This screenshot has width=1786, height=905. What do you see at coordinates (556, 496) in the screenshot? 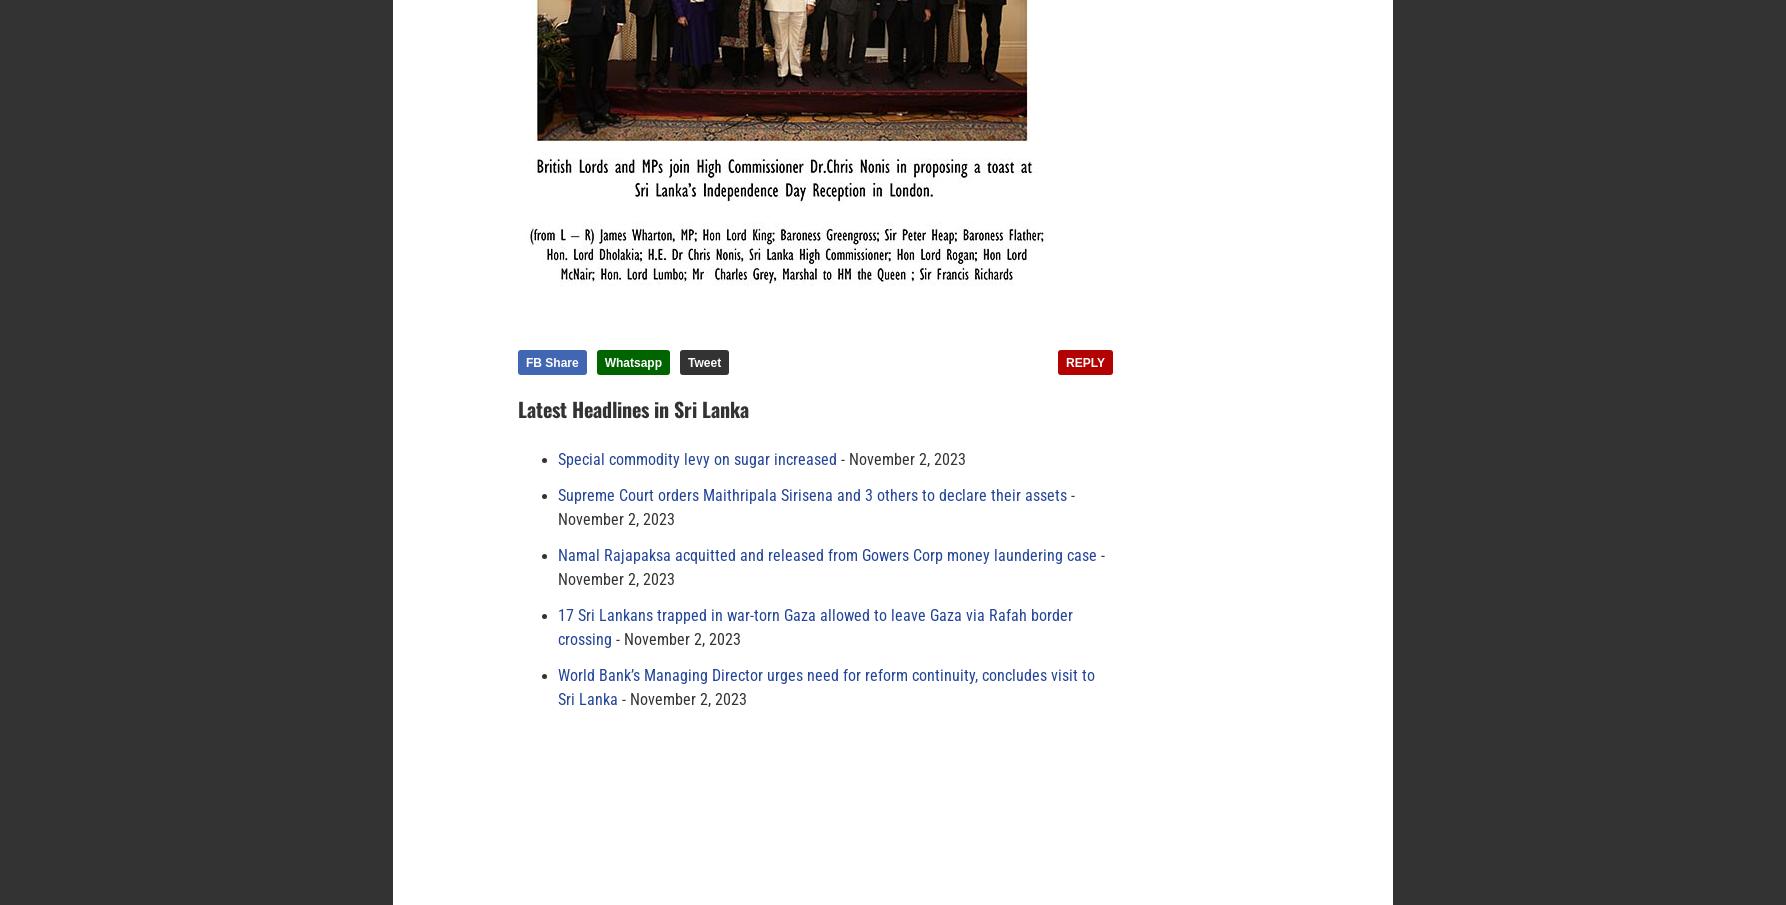
I see `'Supreme Court orders Maithripala Sirisena and 3 others to declare their assets'` at bounding box center [556, 496].